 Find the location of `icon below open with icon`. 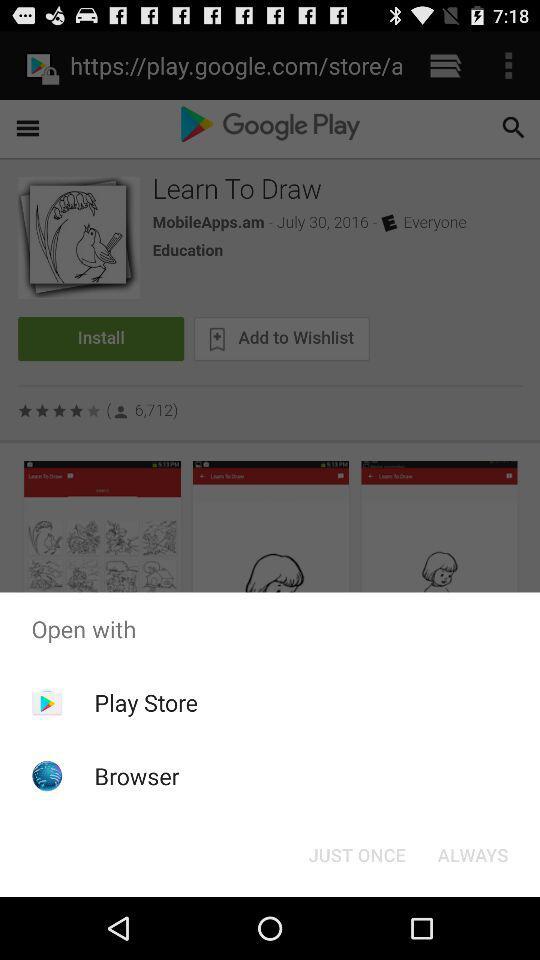

icon below open with icon is located at coordinates (145, 702).